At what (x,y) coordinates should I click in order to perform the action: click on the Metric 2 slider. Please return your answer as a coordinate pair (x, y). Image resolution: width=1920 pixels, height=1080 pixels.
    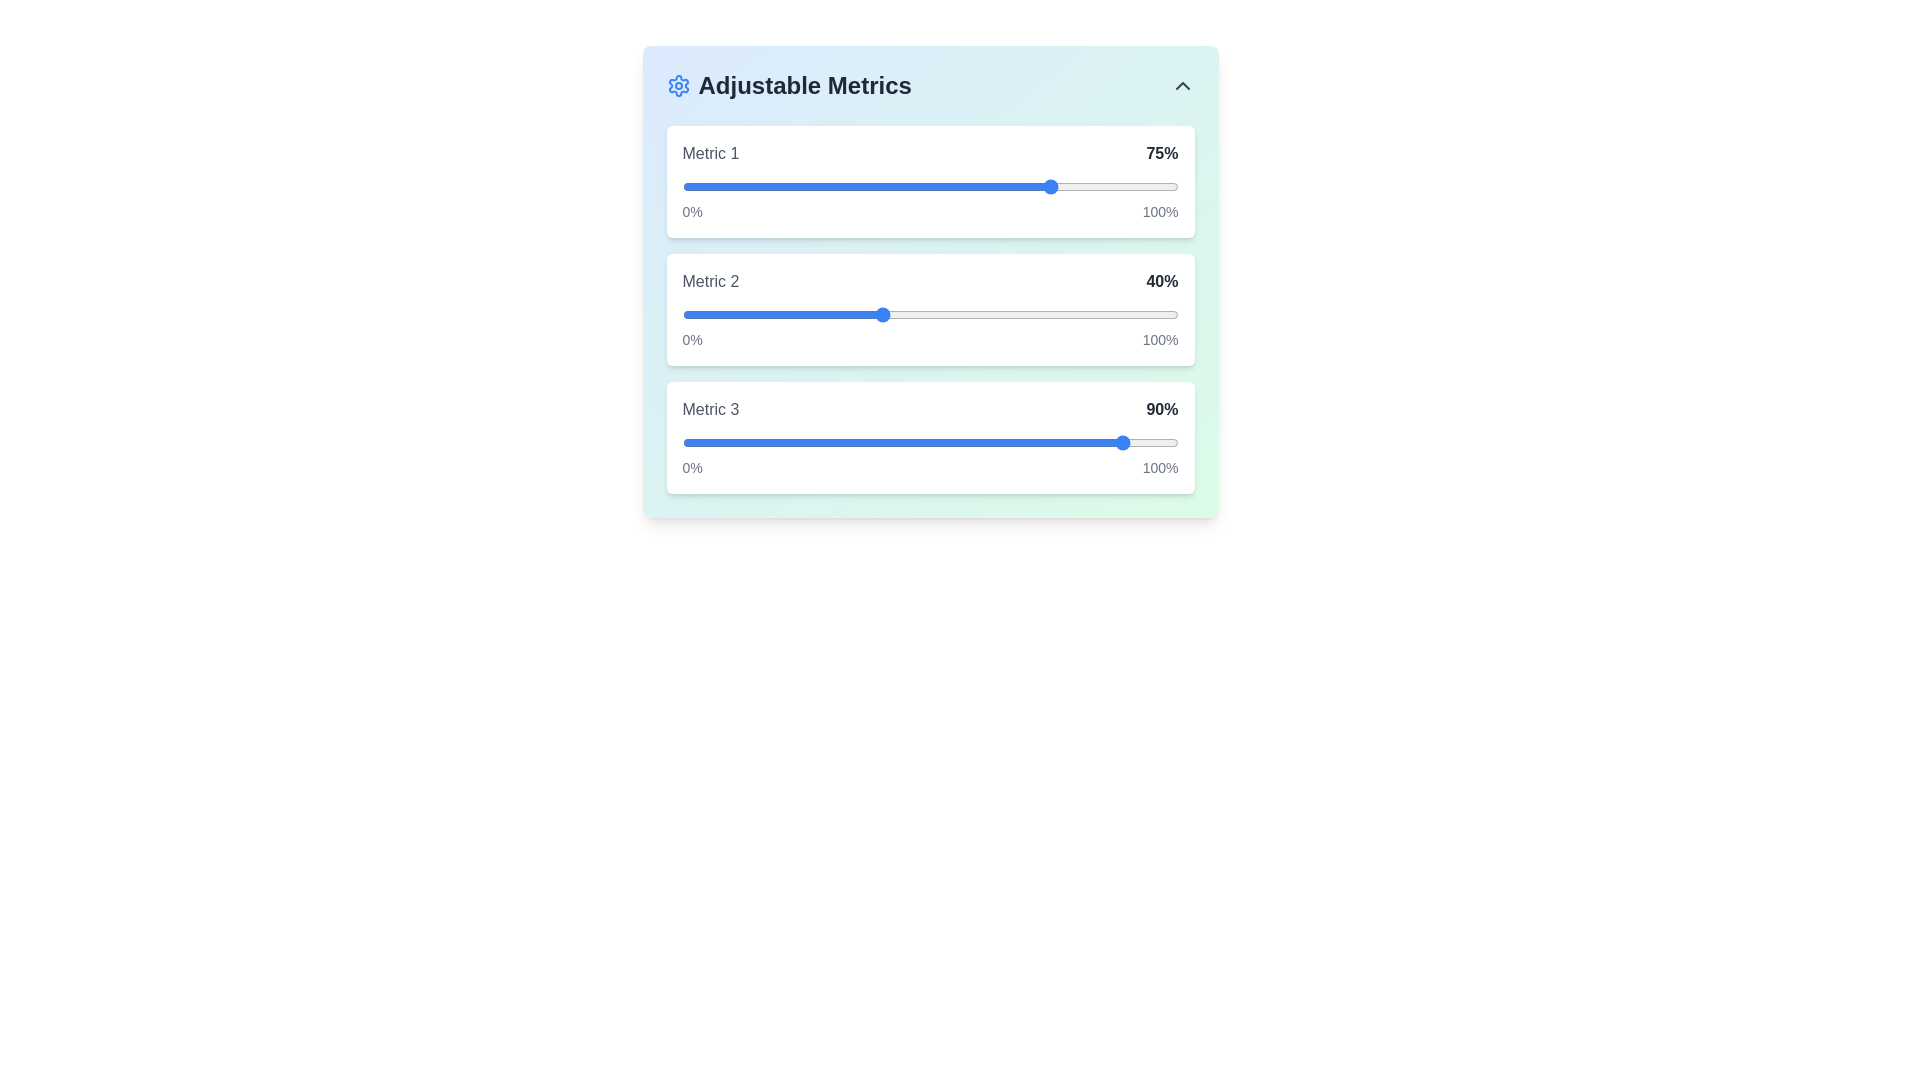
    Looking at the image, I should click on (1034, 315).